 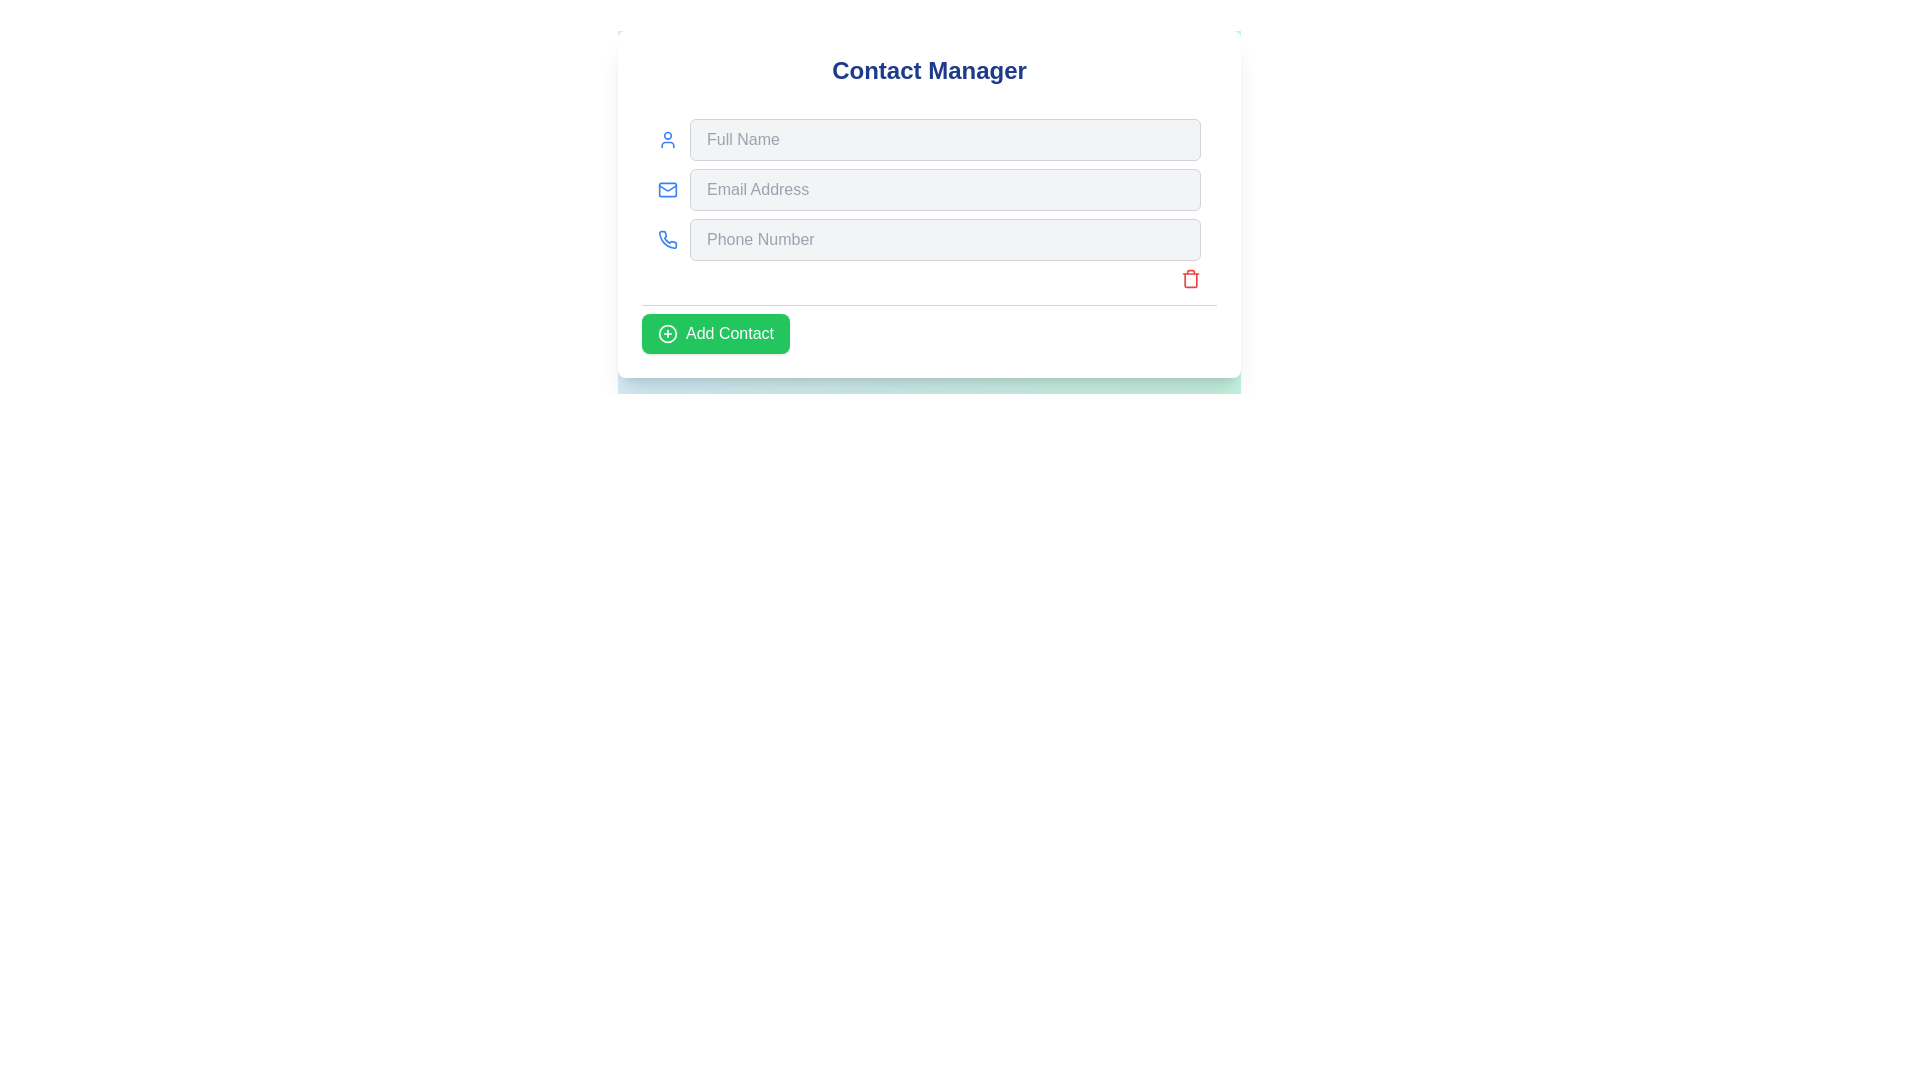 What do you see at coordinates (667, 189) in the screenshot?
I see `the envelope icon with a blue outline, symbolizing email, located to the left of the Email Address input field in the Contact Manager form` at bounding box center [667, 189].